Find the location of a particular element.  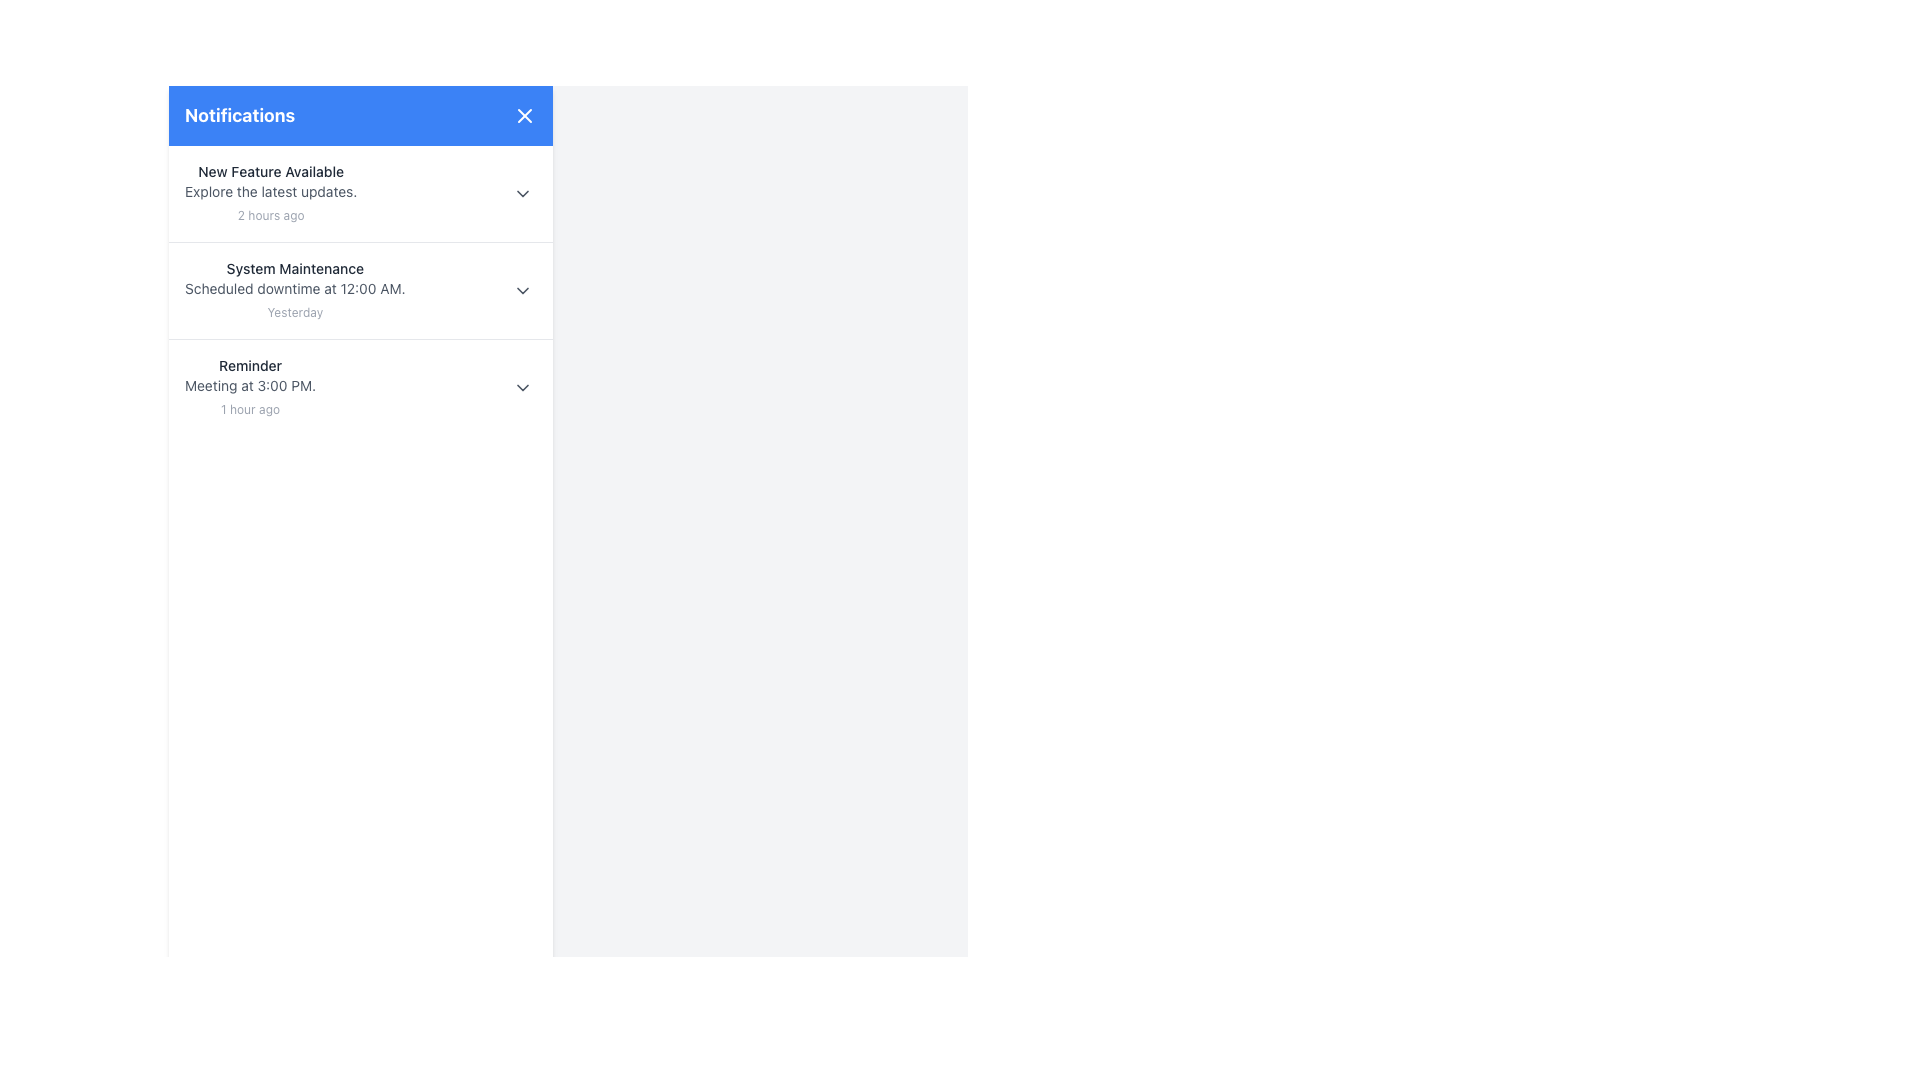

text element displaying 'New Feature Available' in bold, dark gray font, which is positioned at the top-left corner of the notifications panel in the sidebar is located at coordinates (270, 171).